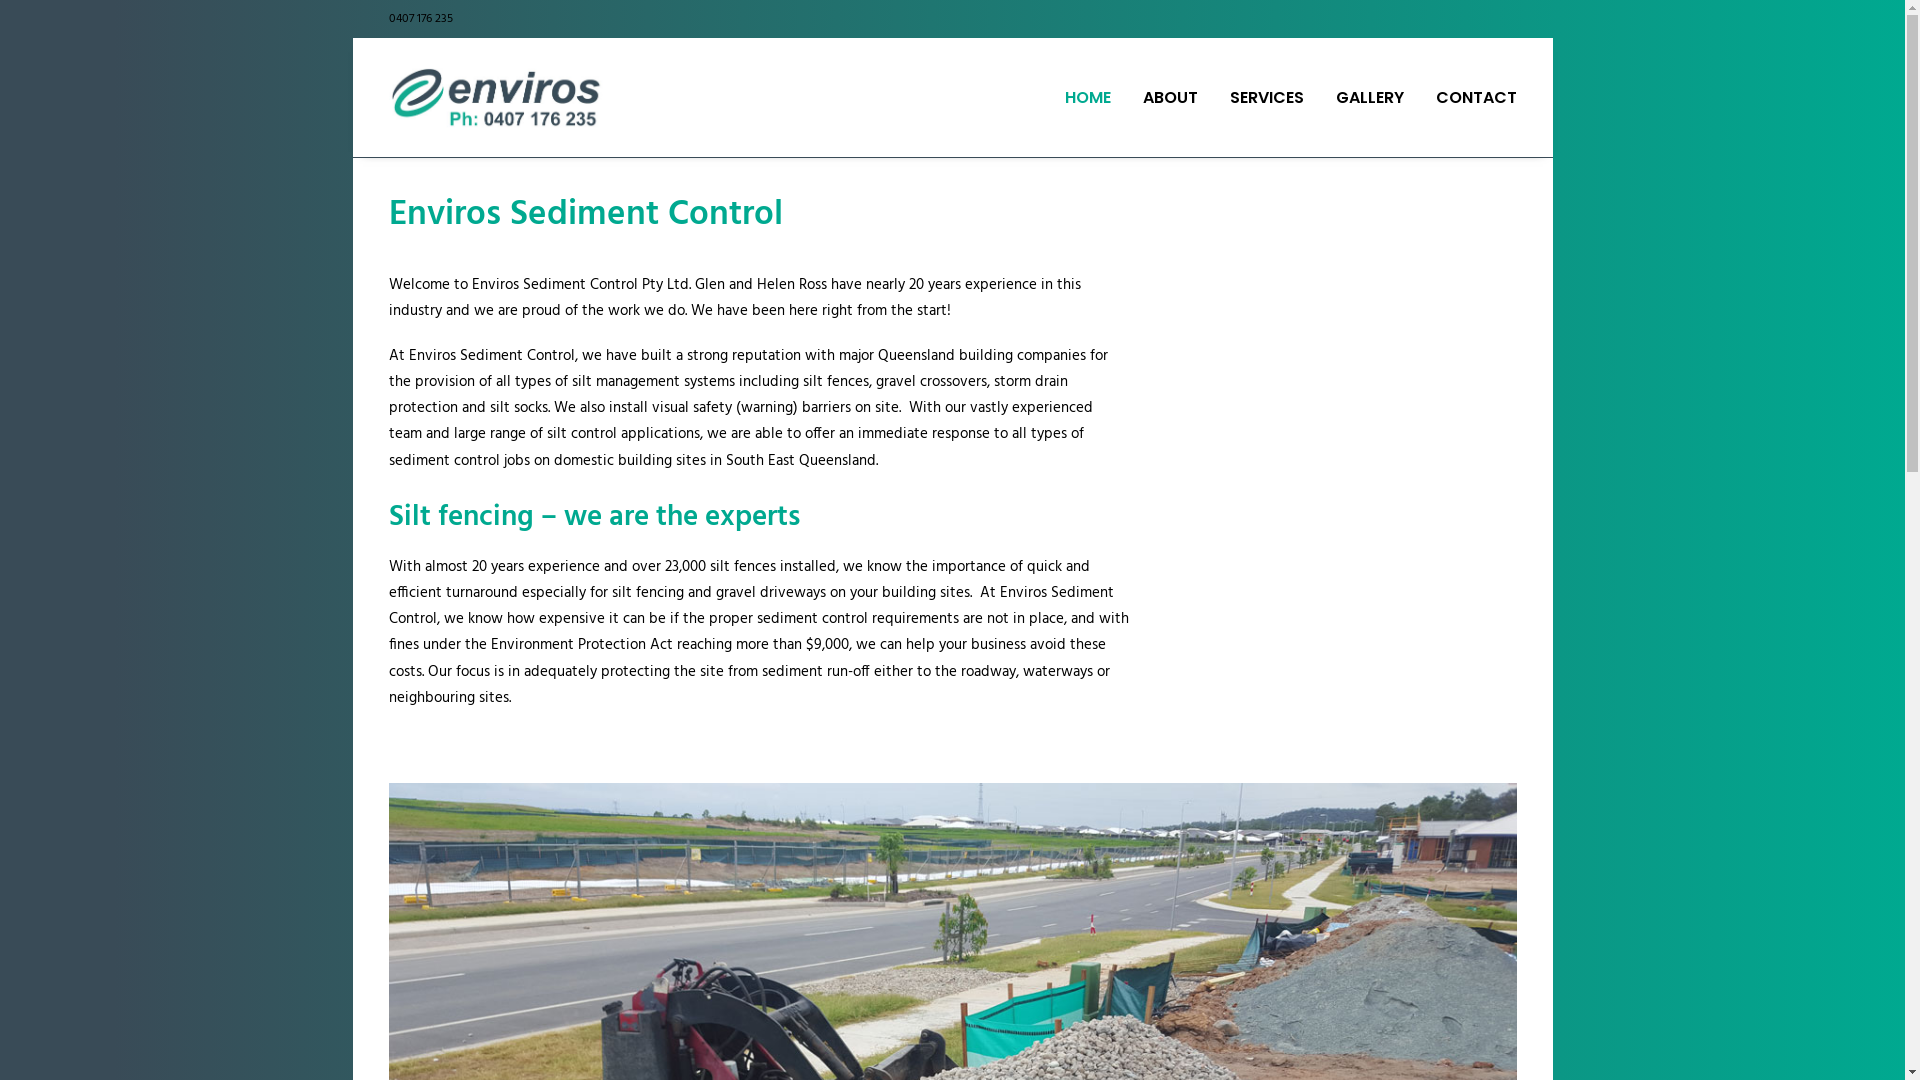  What do you see at coordinates (1368, 97) in the screenshot?
I see `'GALLERY'` at bounding box center [1368, 97].